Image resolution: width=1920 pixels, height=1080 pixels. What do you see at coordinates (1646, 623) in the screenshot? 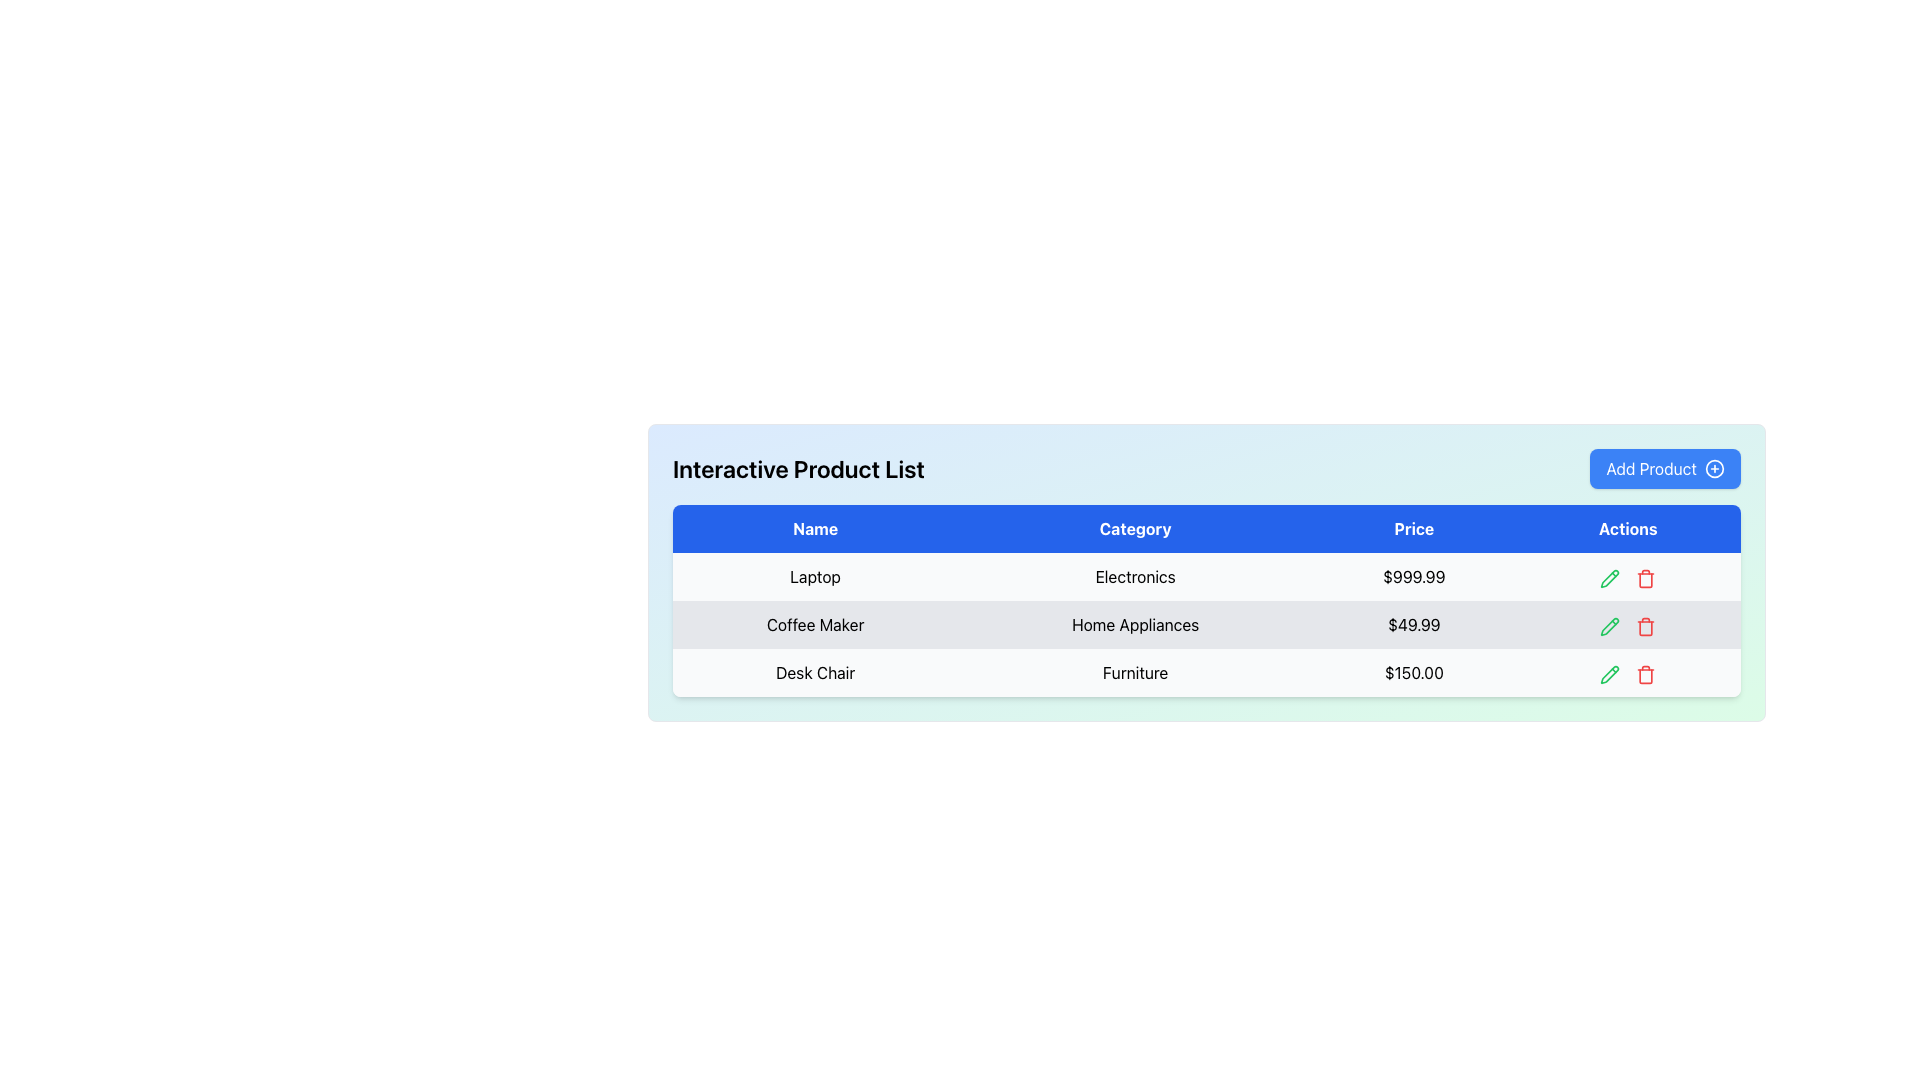
I see `the trash can icon button with a red fill in the 'Actions' column for the 'Coffee Maker' item` at bounding box center [1646, 623].